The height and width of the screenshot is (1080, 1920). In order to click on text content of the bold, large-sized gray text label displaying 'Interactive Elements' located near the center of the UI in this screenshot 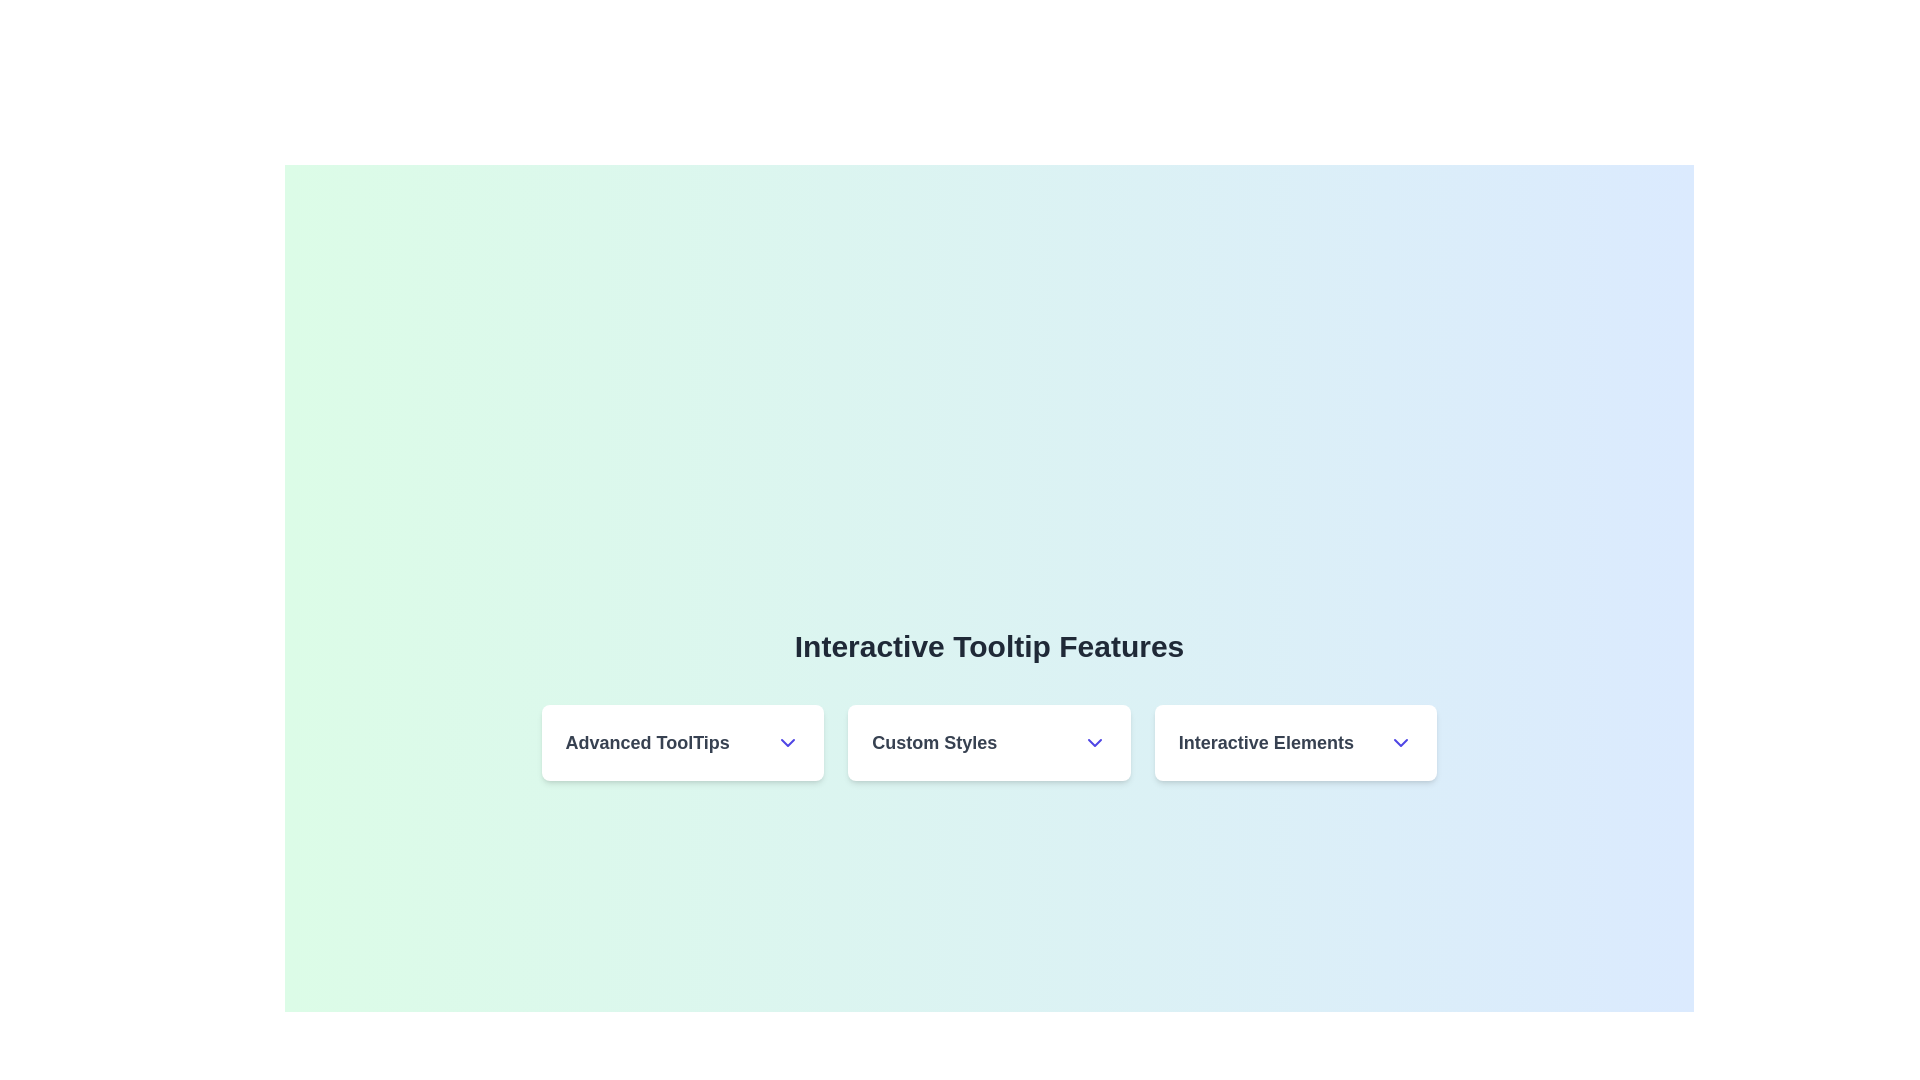, I will do `click(1265, 743)`.